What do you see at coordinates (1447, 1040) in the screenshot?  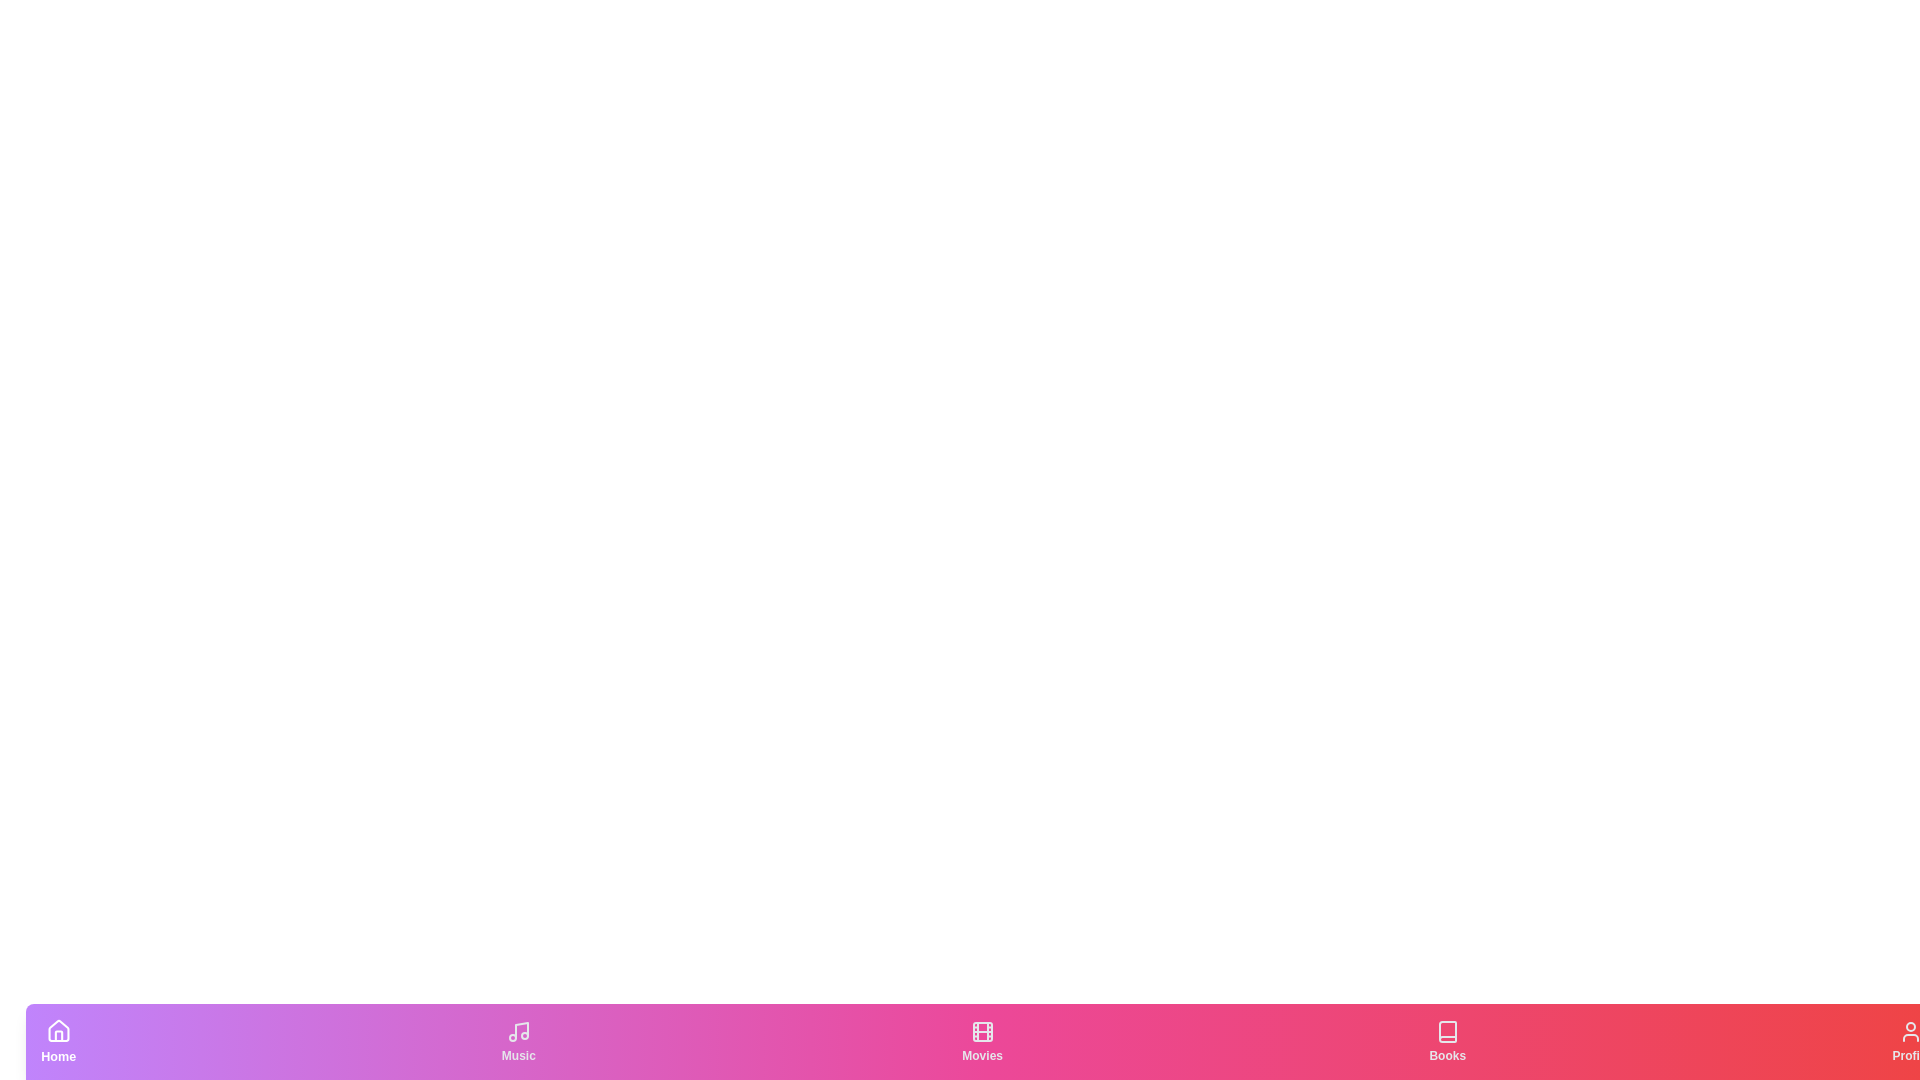 I see `the Books tab` at bounding box center [1447, 1040].